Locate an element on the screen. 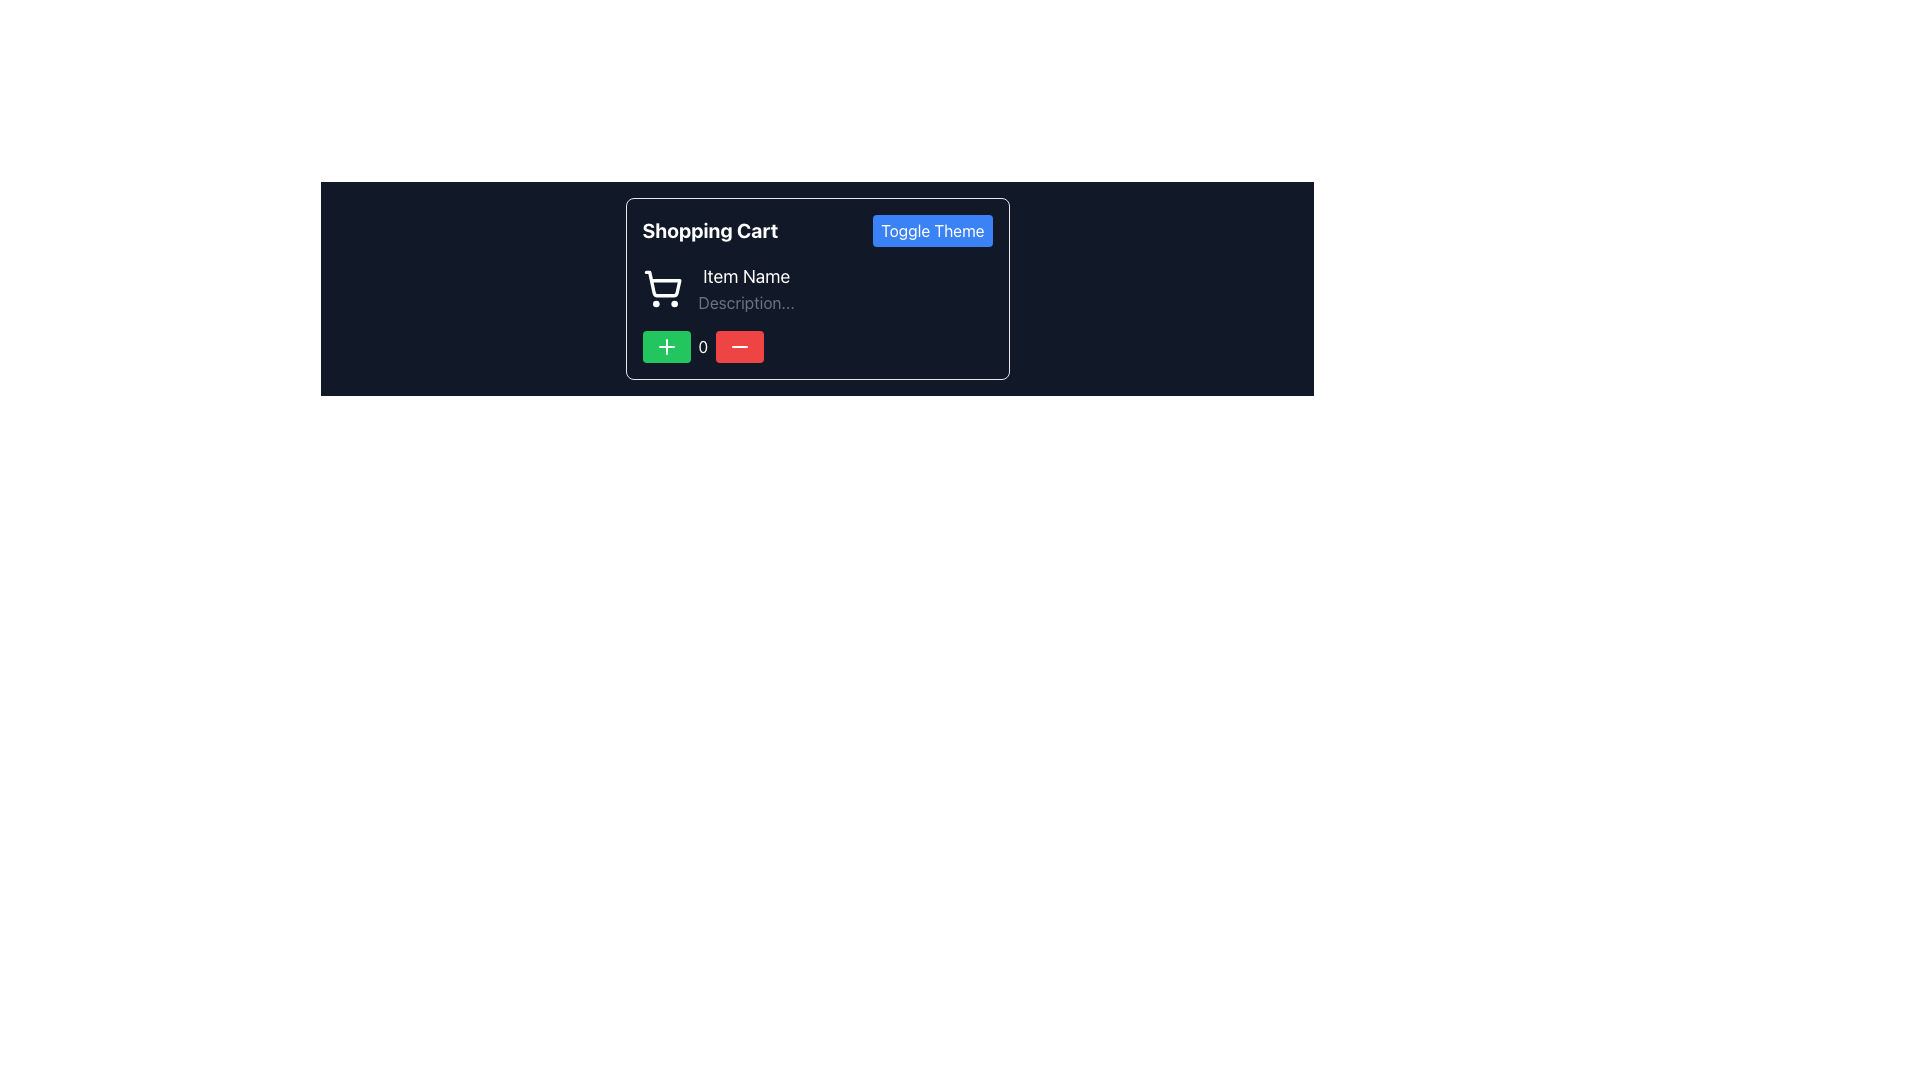  the square green button with a white plus symbol is located at coordinates (666, 346).